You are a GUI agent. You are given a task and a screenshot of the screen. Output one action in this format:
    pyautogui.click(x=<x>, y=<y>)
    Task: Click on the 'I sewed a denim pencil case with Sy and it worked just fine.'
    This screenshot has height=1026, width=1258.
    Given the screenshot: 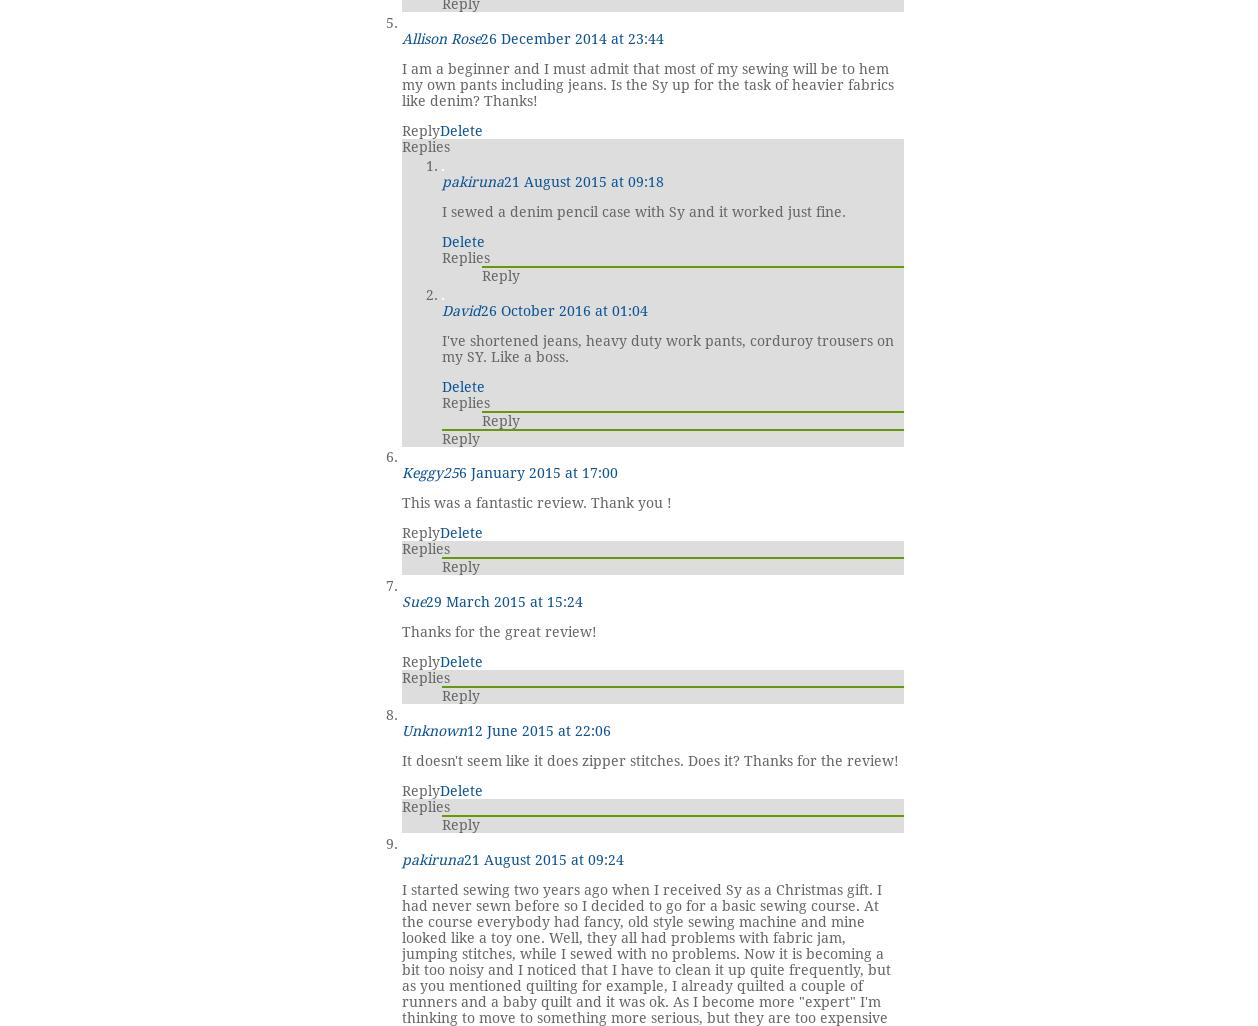 What is the action you would take?
    pyautogui.click(x=643, y=211)
    